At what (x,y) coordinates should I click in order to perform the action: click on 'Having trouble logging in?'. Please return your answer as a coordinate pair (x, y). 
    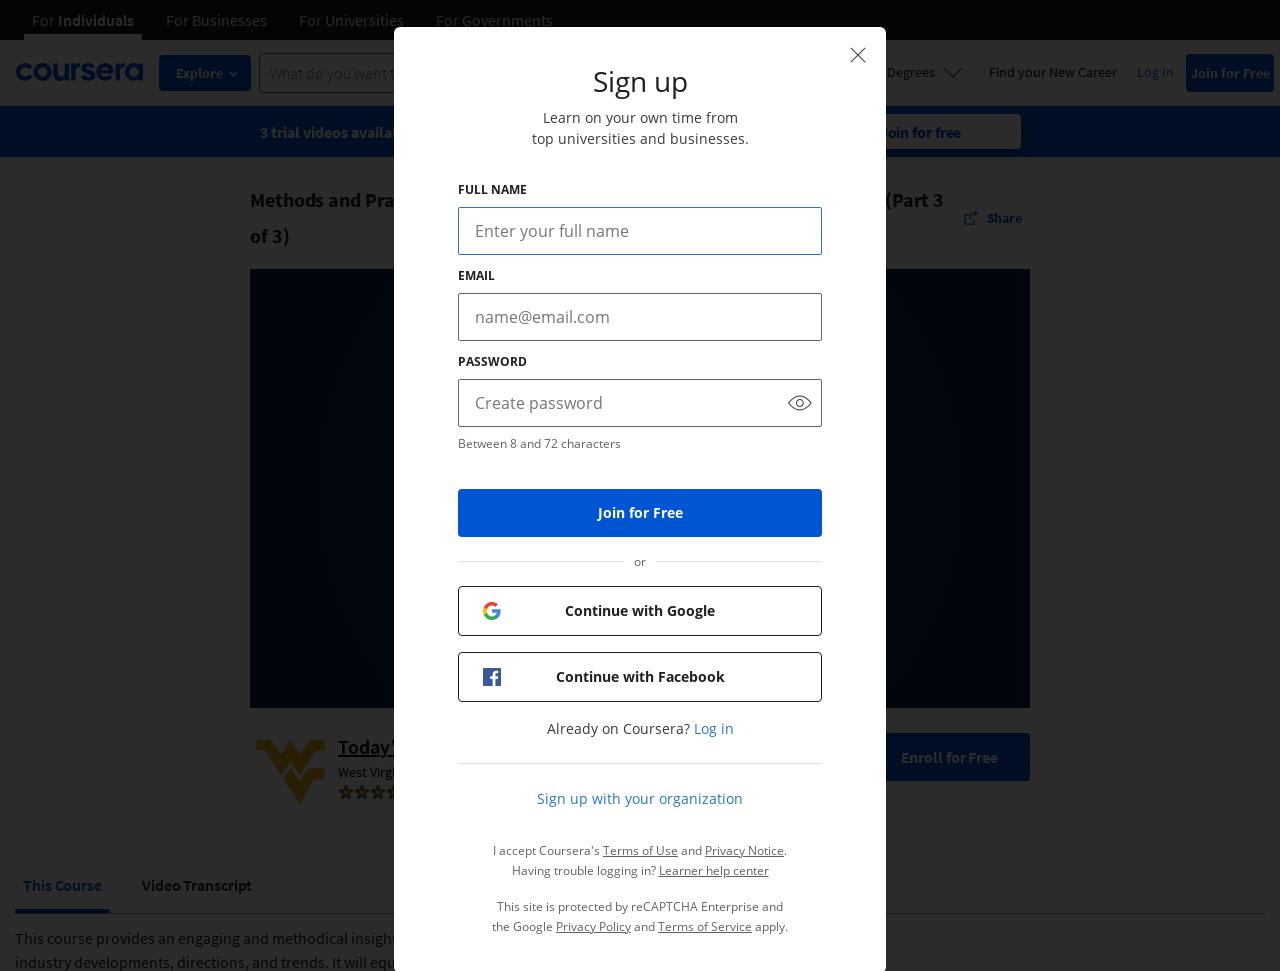
    Looking at the image, I should click on (583, 870).